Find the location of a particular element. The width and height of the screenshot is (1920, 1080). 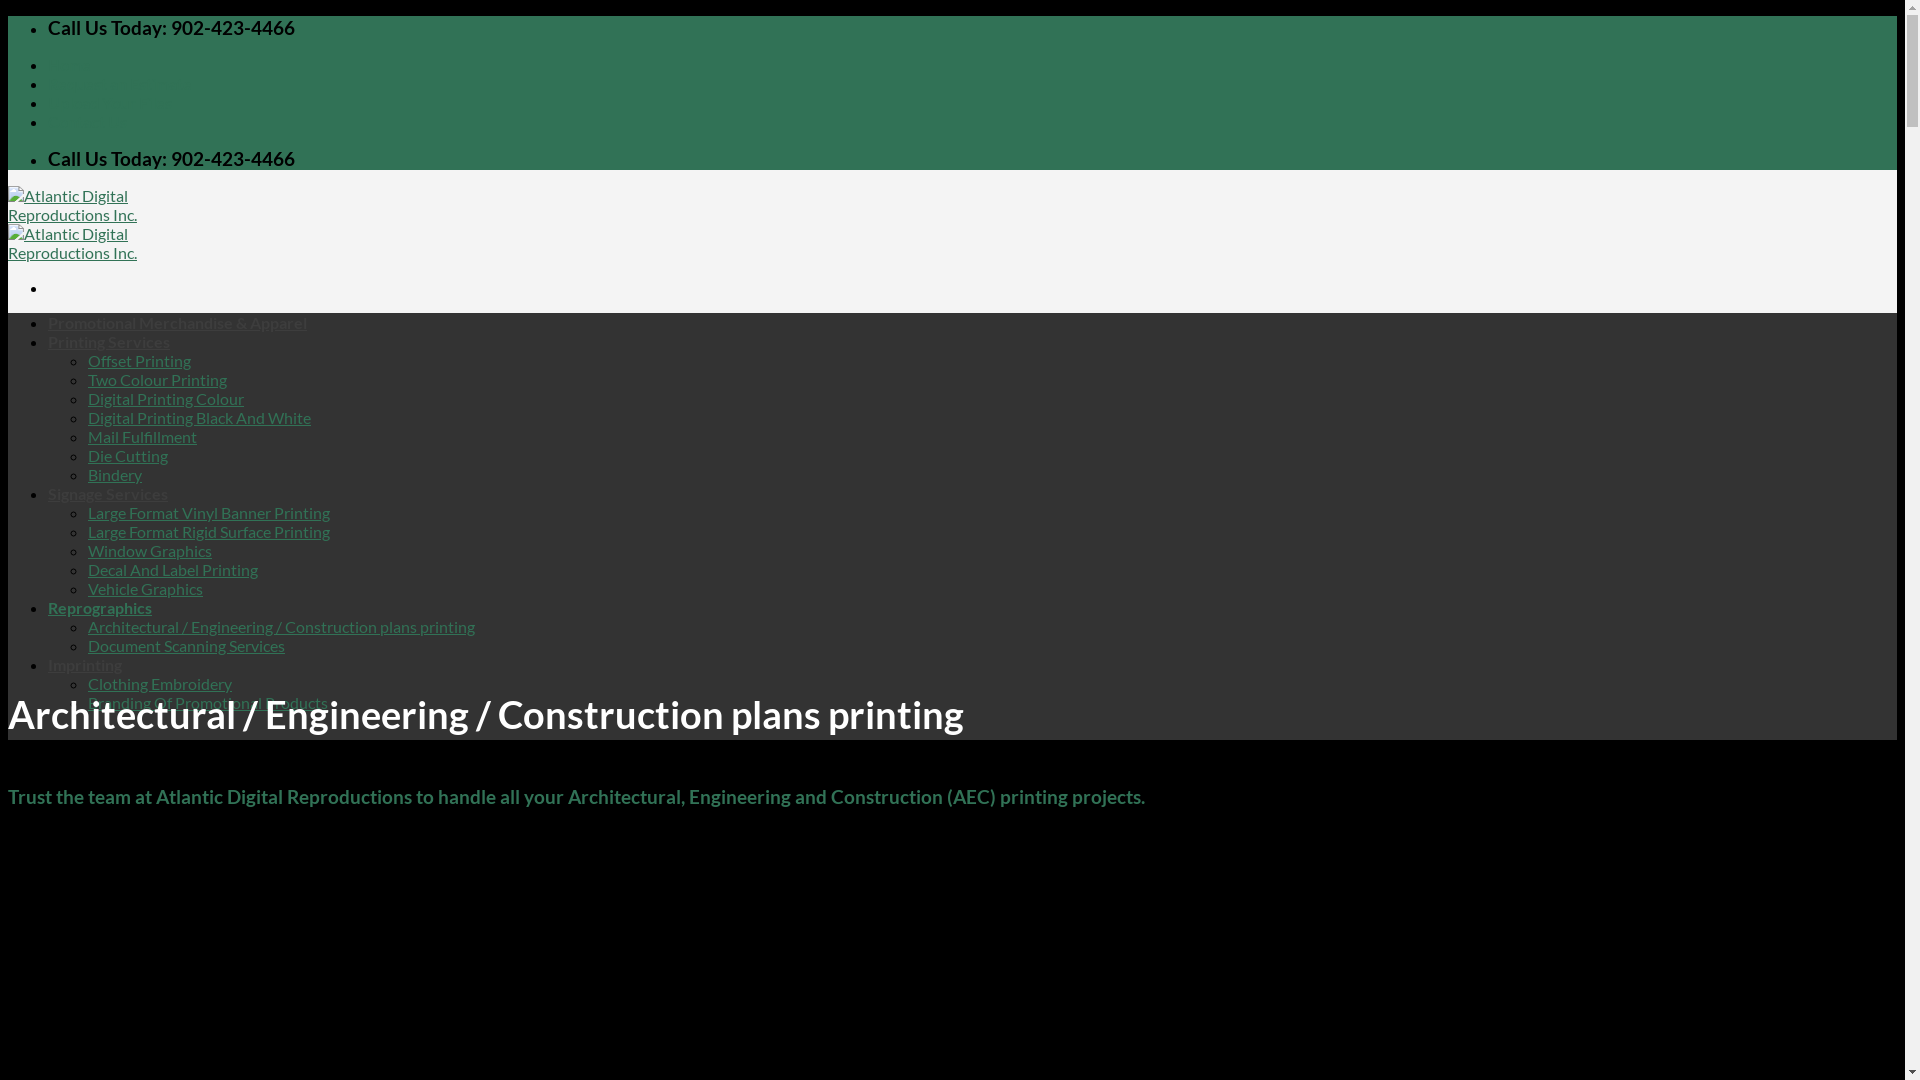

'Reprographics' is located at coordinates (99, 606).